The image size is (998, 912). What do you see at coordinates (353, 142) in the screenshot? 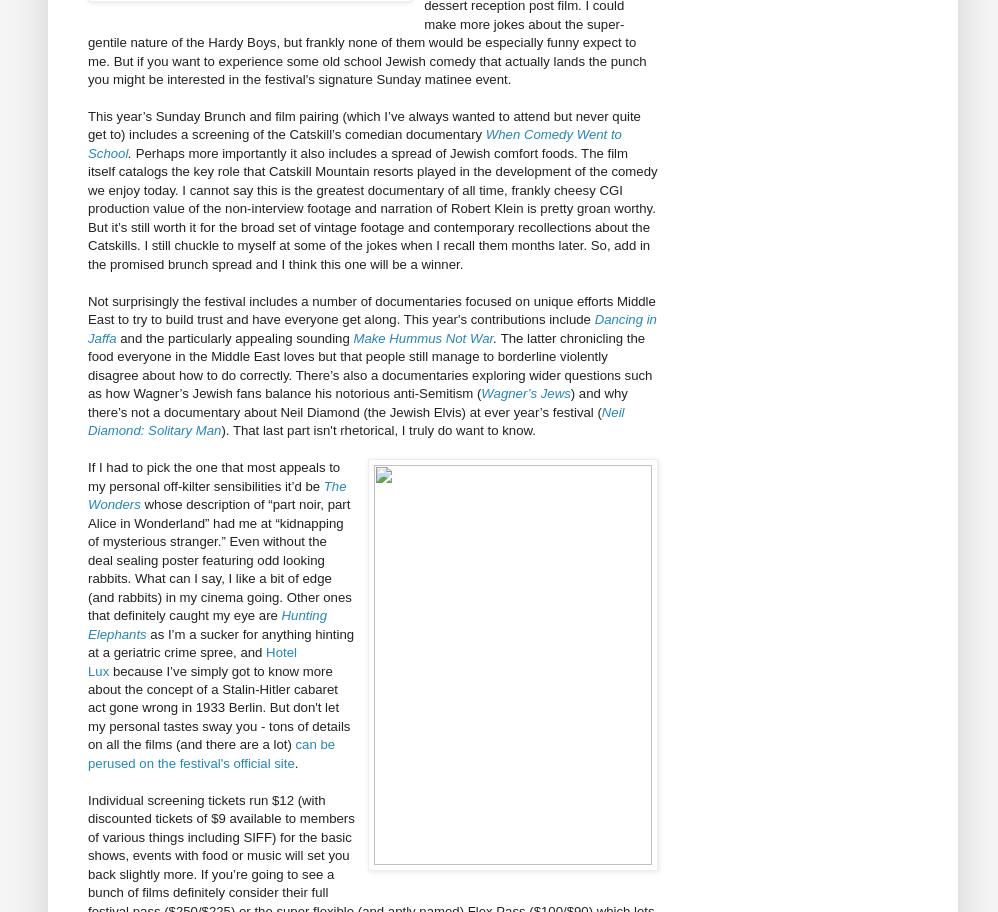
I see `'When Comedy Went to School'` at bounding box center [353, 142].